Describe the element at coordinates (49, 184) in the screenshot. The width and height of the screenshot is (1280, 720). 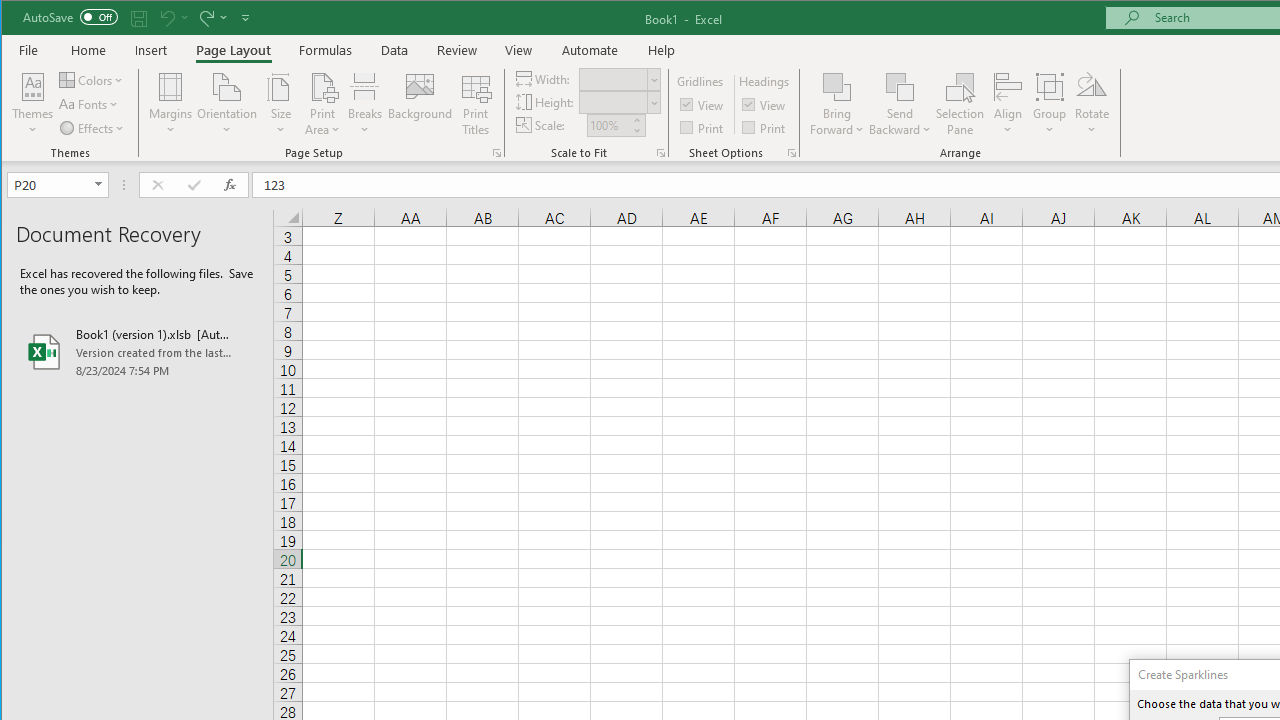
I see `'Name Box'` at that location.